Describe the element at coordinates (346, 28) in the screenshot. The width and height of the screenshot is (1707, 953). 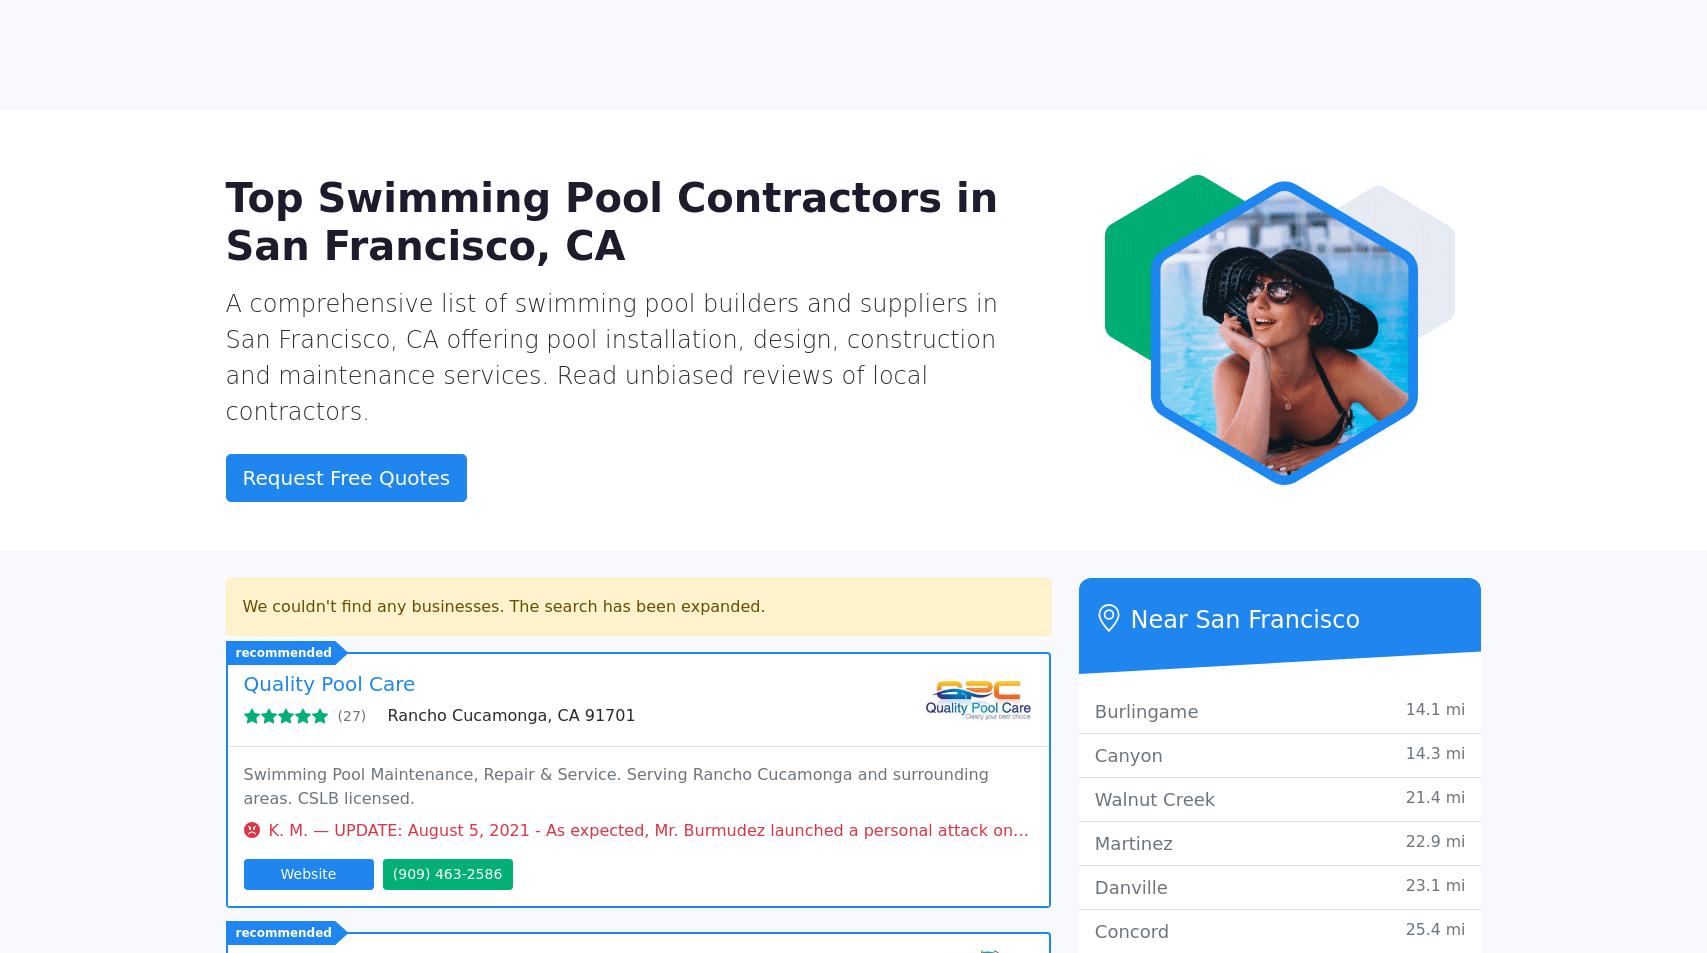
I see `'California'` at that location.